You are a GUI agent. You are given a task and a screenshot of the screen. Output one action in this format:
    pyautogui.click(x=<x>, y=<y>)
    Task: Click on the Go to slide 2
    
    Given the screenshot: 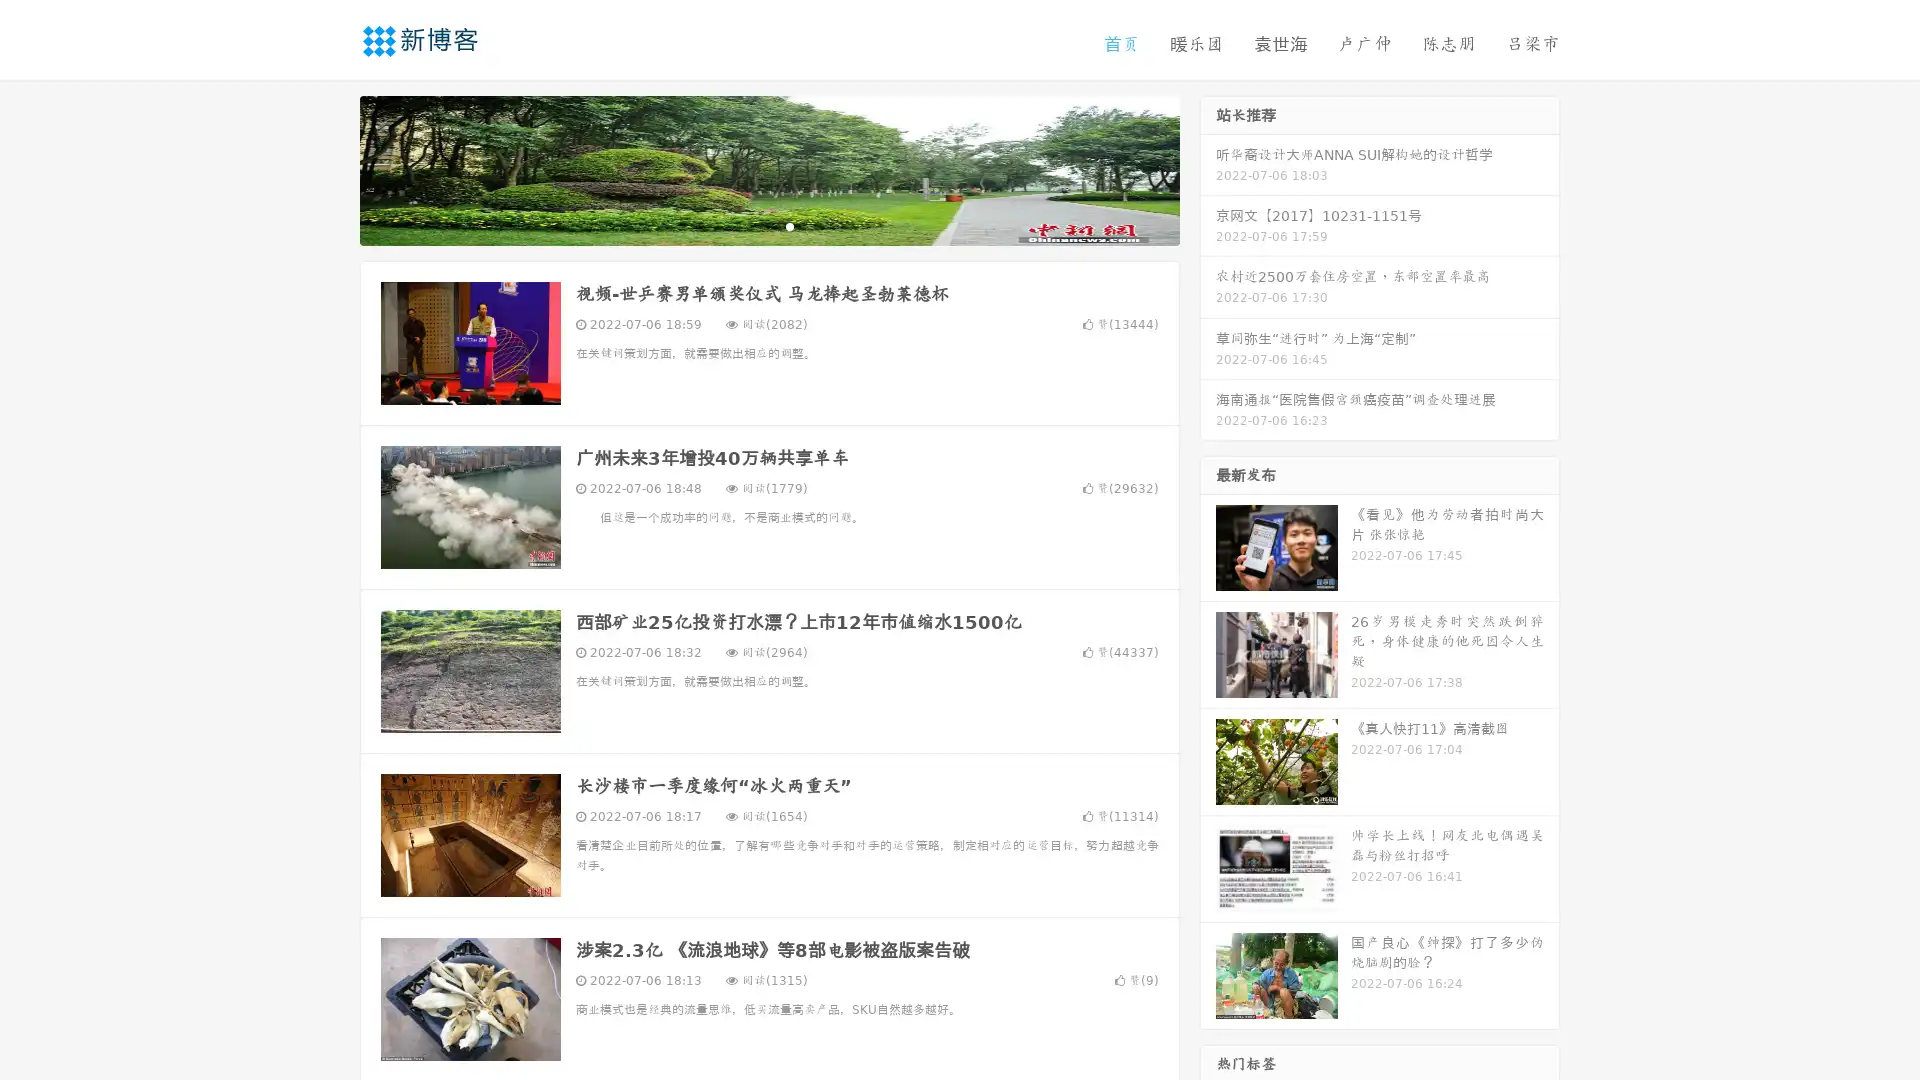 What is the action you would take?
    pyautogui.click(x=768, y=225)
    